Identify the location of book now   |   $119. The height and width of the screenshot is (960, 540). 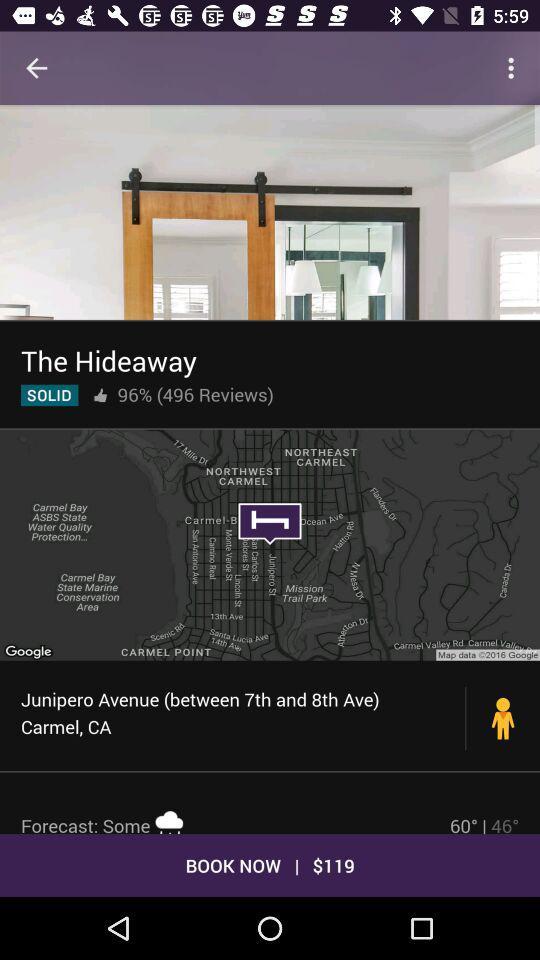
(270, 864).